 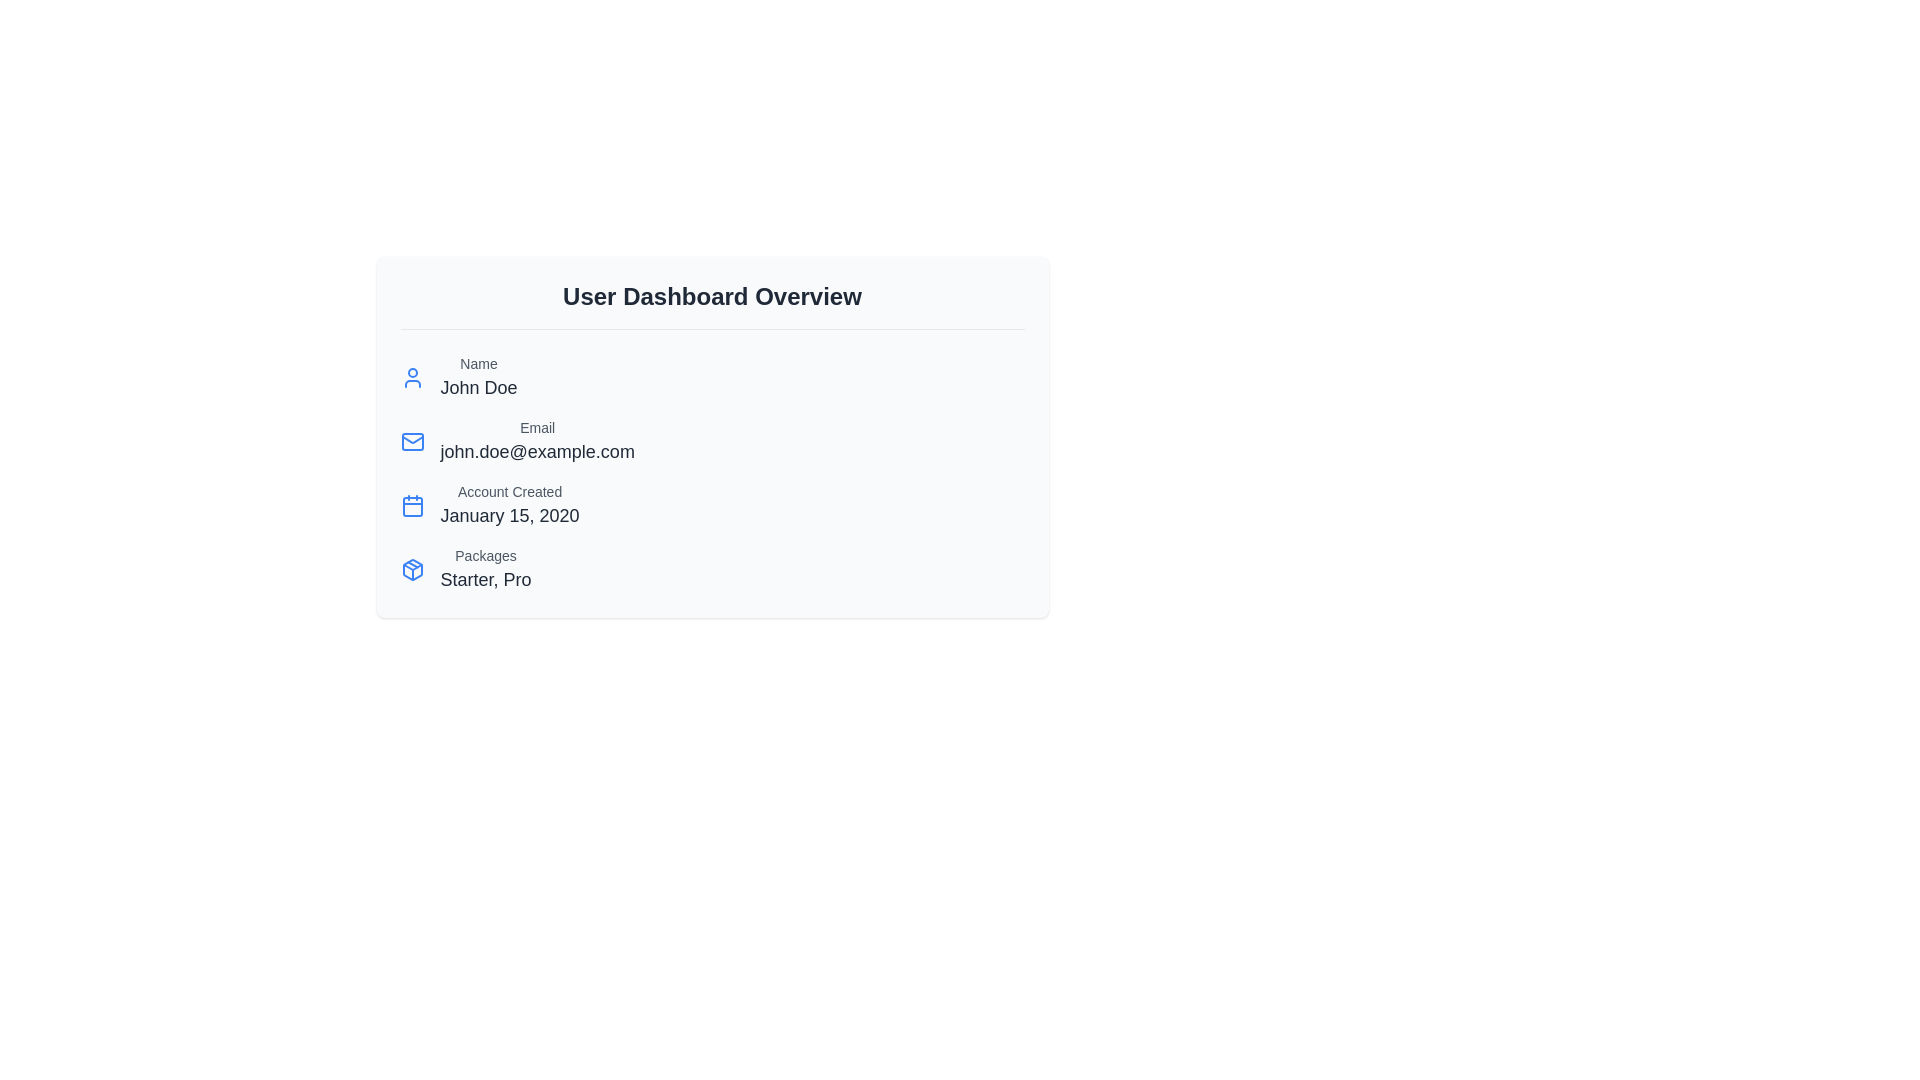 I want to click on the informational row displaying the account creation date in the user information card layout, which is located below the 'Email' row and above the 'Packages' row, so click(x=712, y=504).